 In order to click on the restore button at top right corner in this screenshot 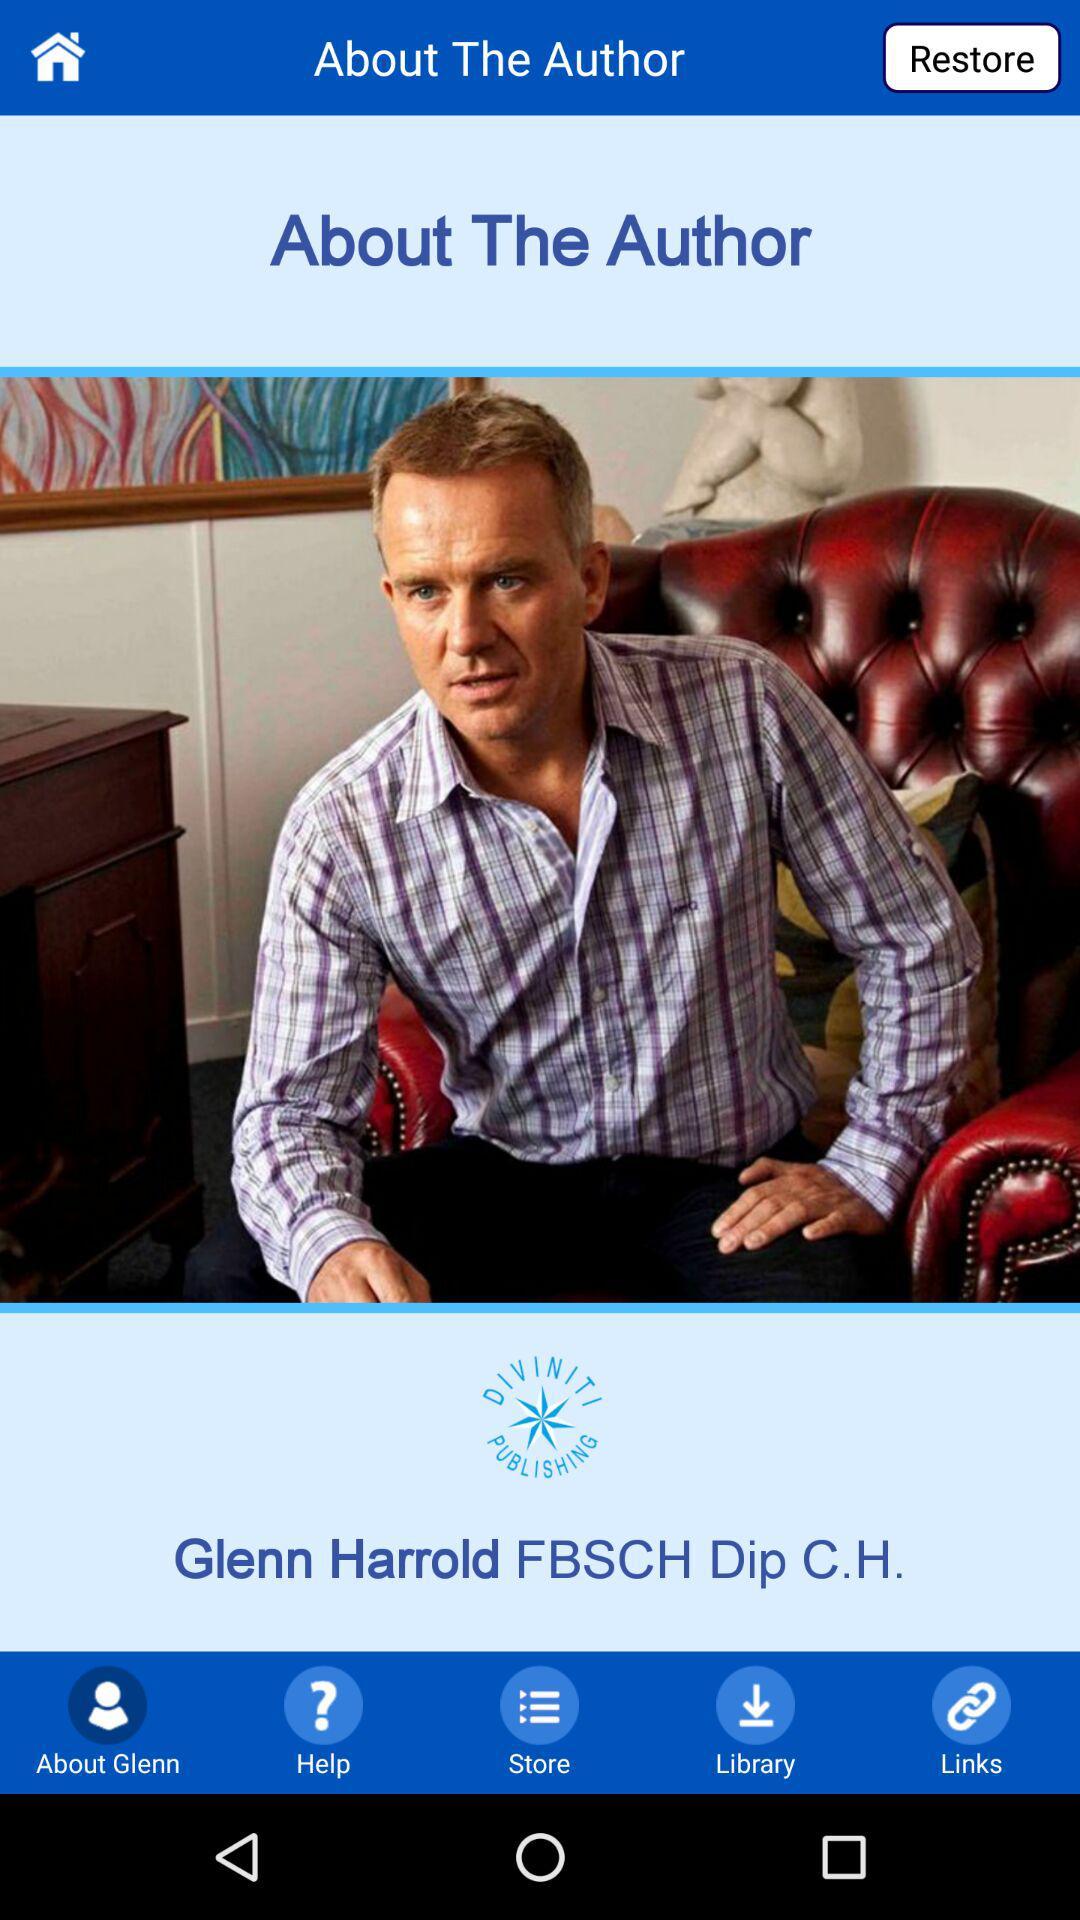, I will do `click(971, 57)`.